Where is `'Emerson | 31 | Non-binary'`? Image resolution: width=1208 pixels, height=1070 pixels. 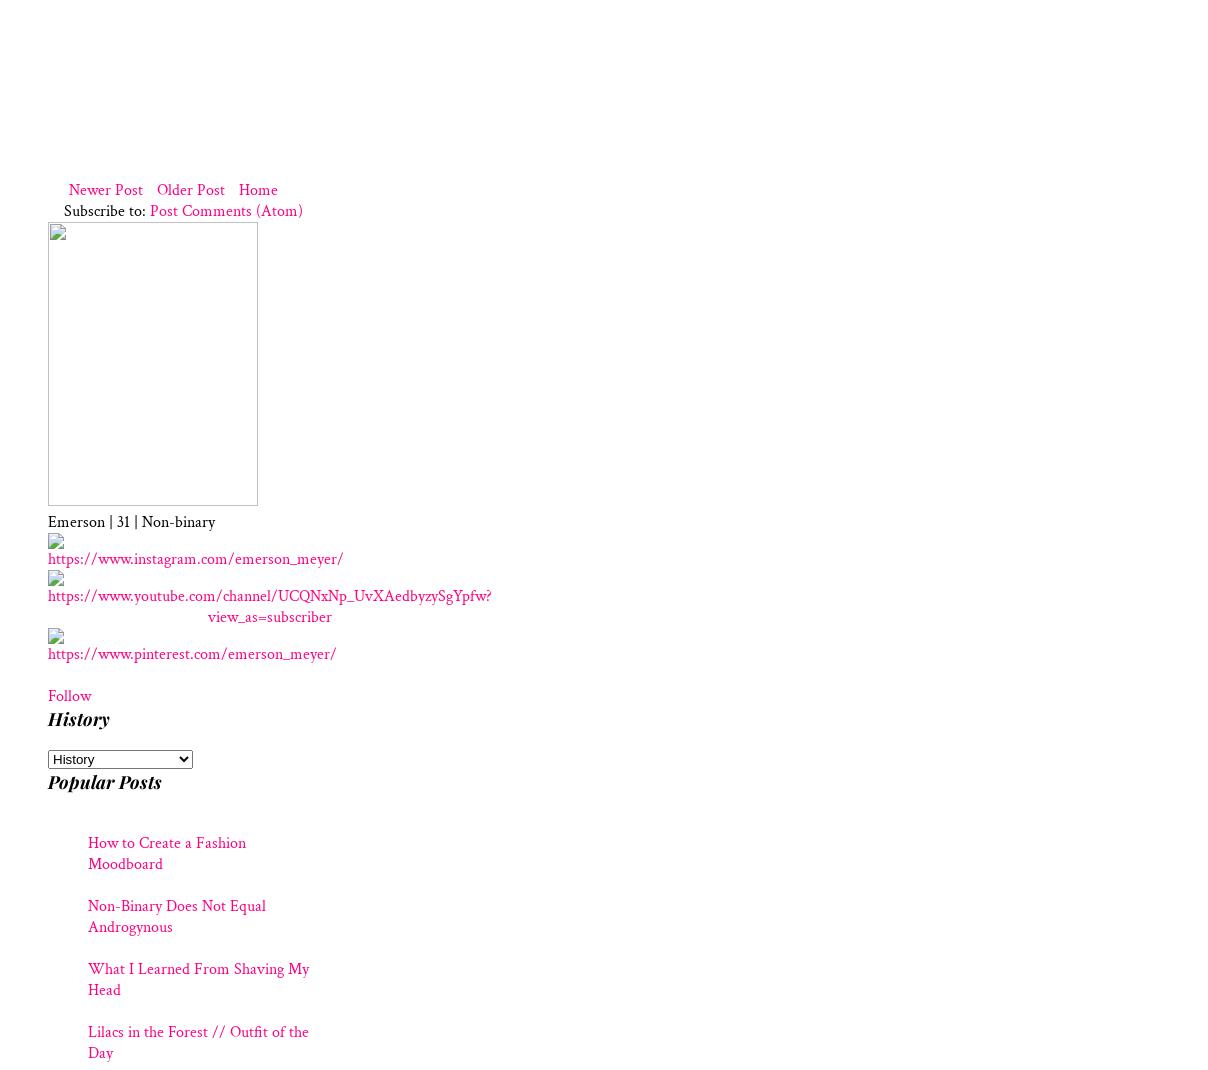 'Emerson | 31 | Non-binary' is located at coordinates (130, 521).